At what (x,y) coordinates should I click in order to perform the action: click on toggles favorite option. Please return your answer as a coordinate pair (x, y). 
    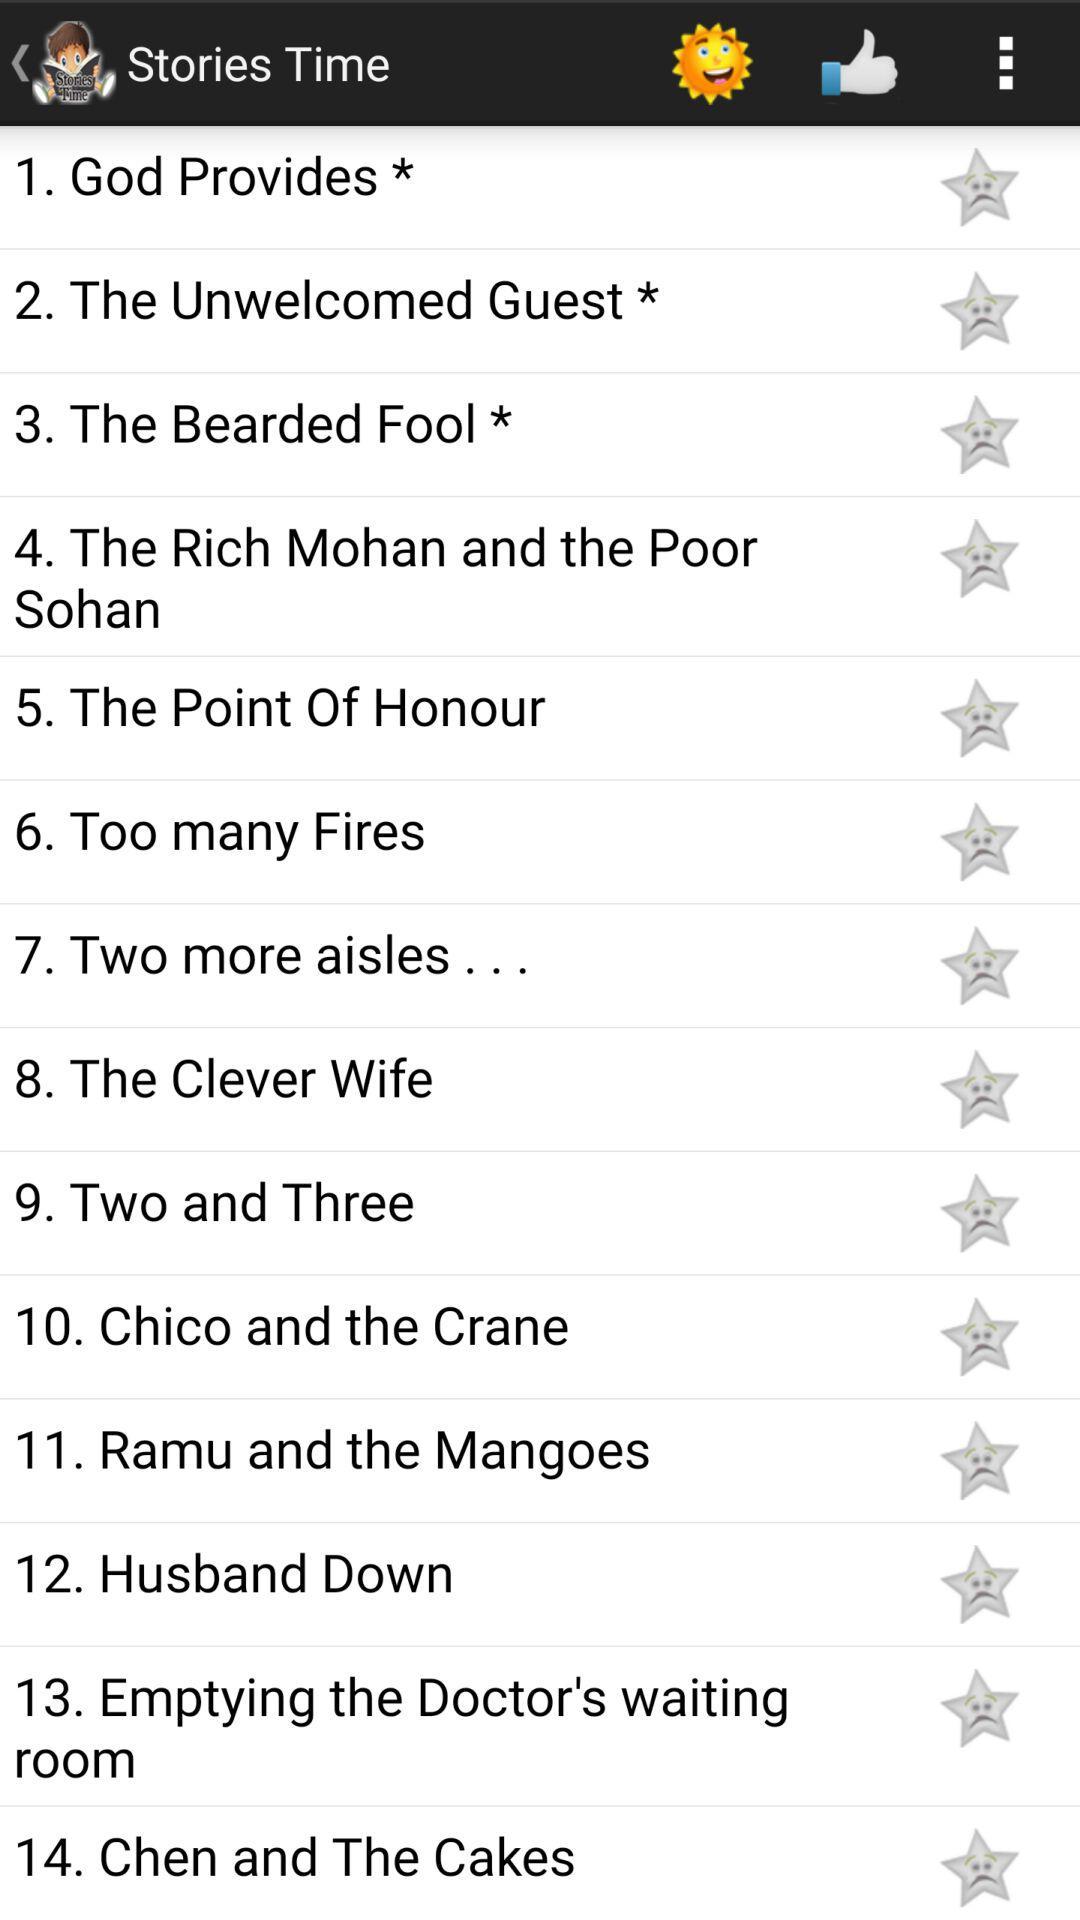
    Looking at the image, I should click on (978, 187).